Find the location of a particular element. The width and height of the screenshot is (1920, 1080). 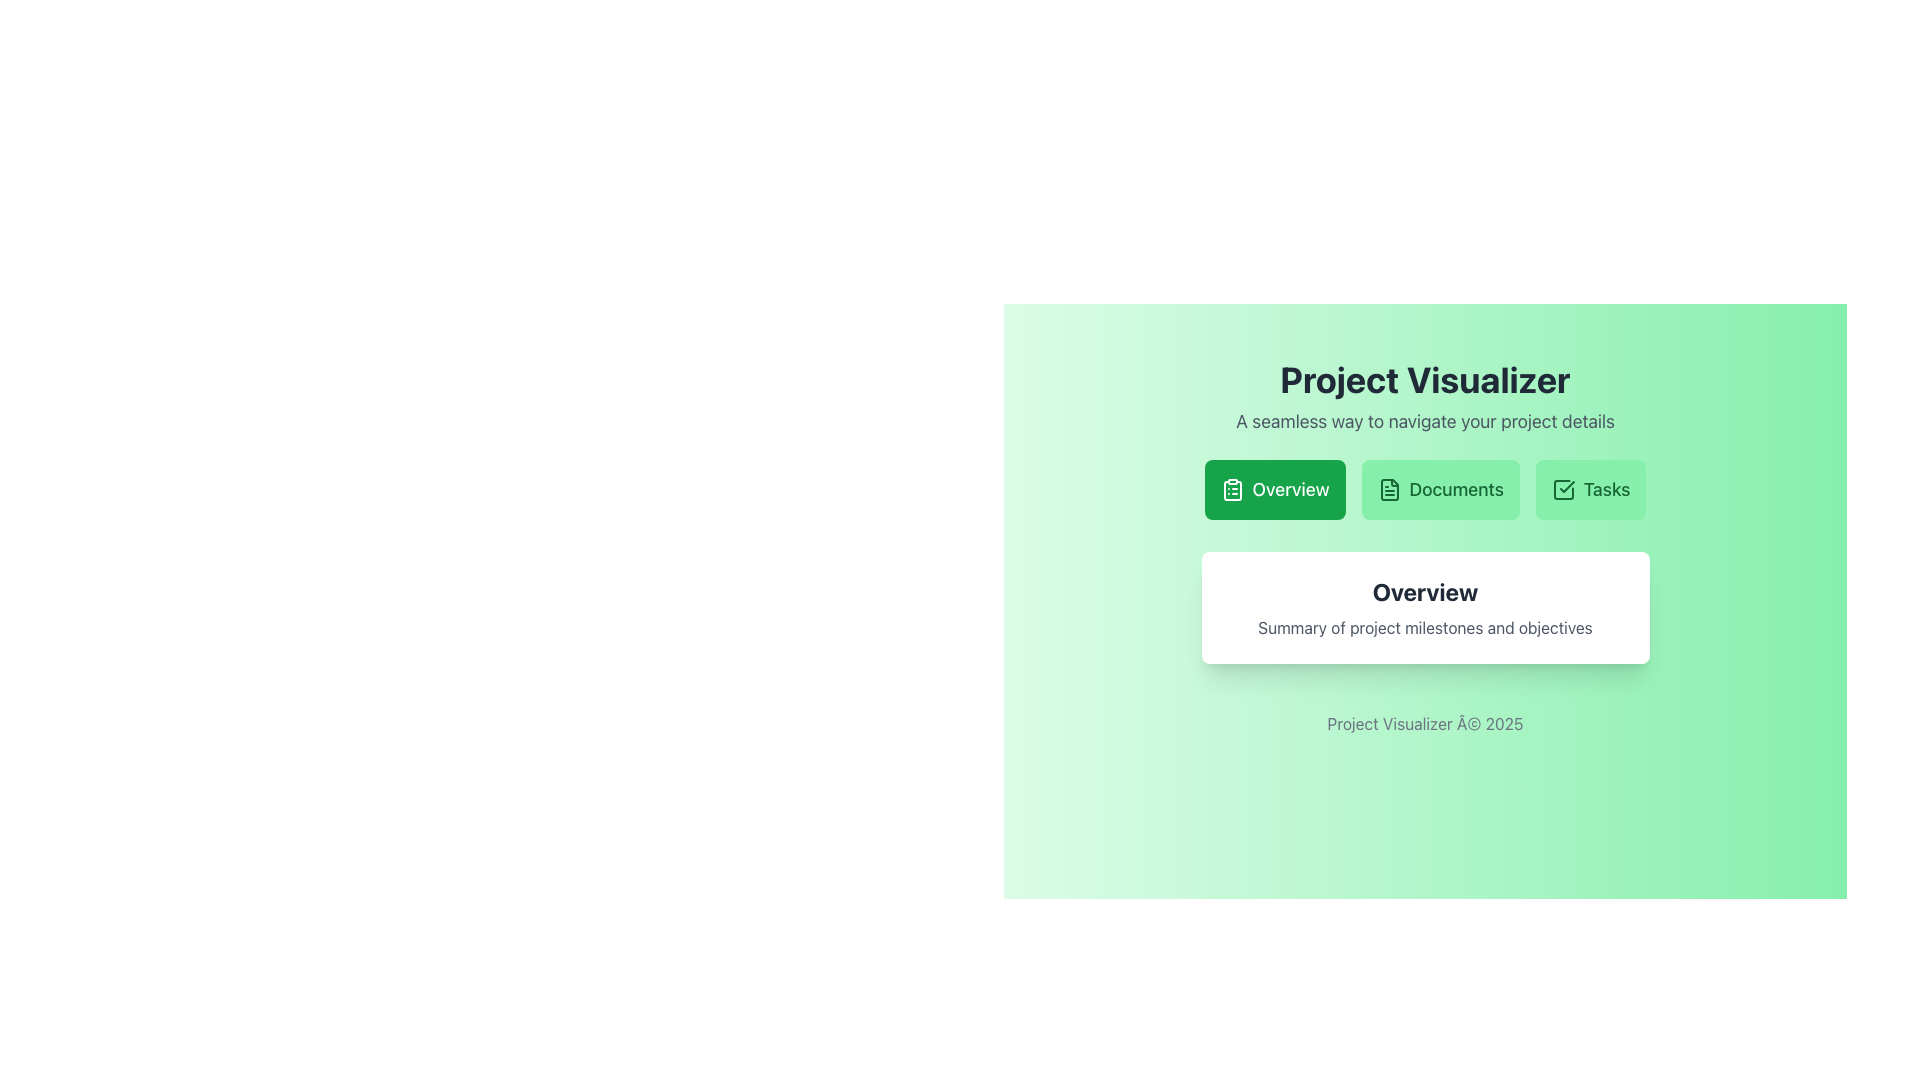

the header text 'Project Visualizer', which is prominently displayed in bold font on a green gradient background is located at coordinates (1424, 380).